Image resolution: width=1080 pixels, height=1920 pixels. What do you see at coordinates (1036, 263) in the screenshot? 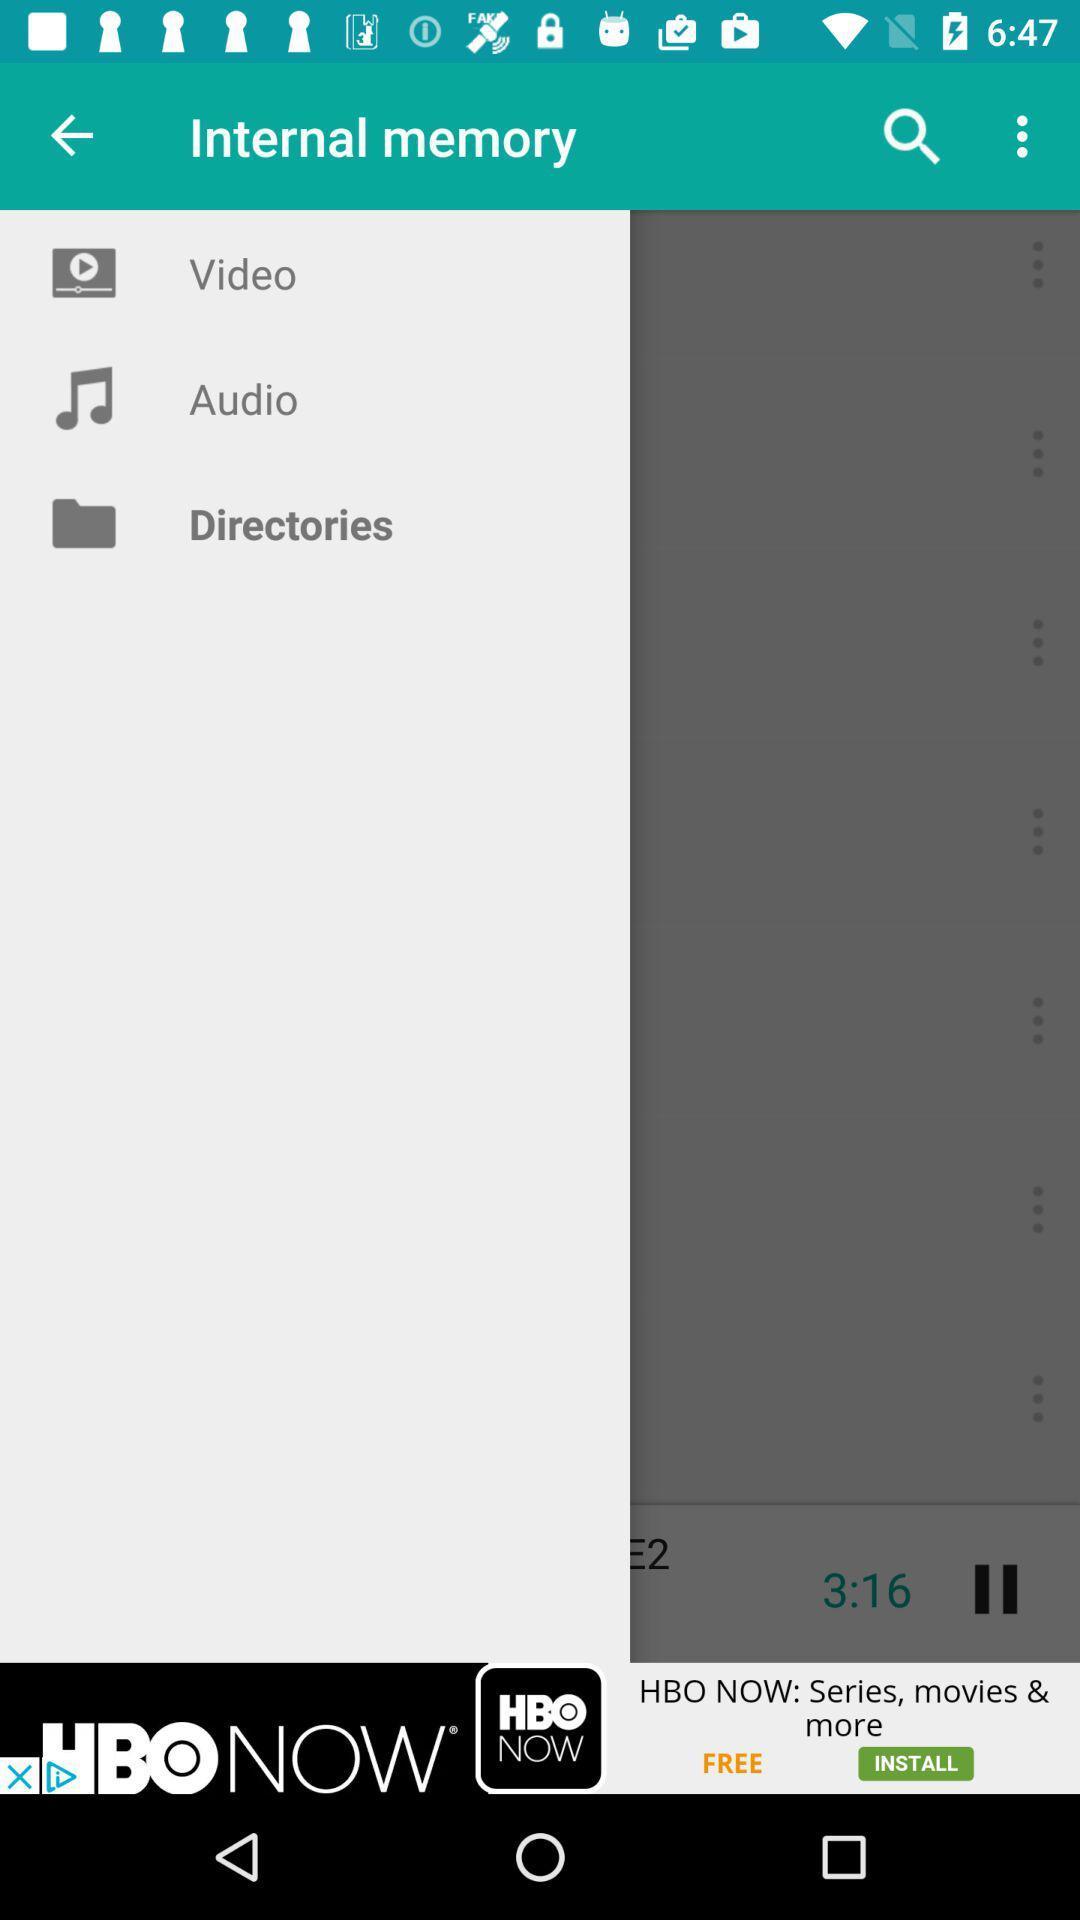
I see `3 vertical dots right to video` at bounding box center [1036, 263].